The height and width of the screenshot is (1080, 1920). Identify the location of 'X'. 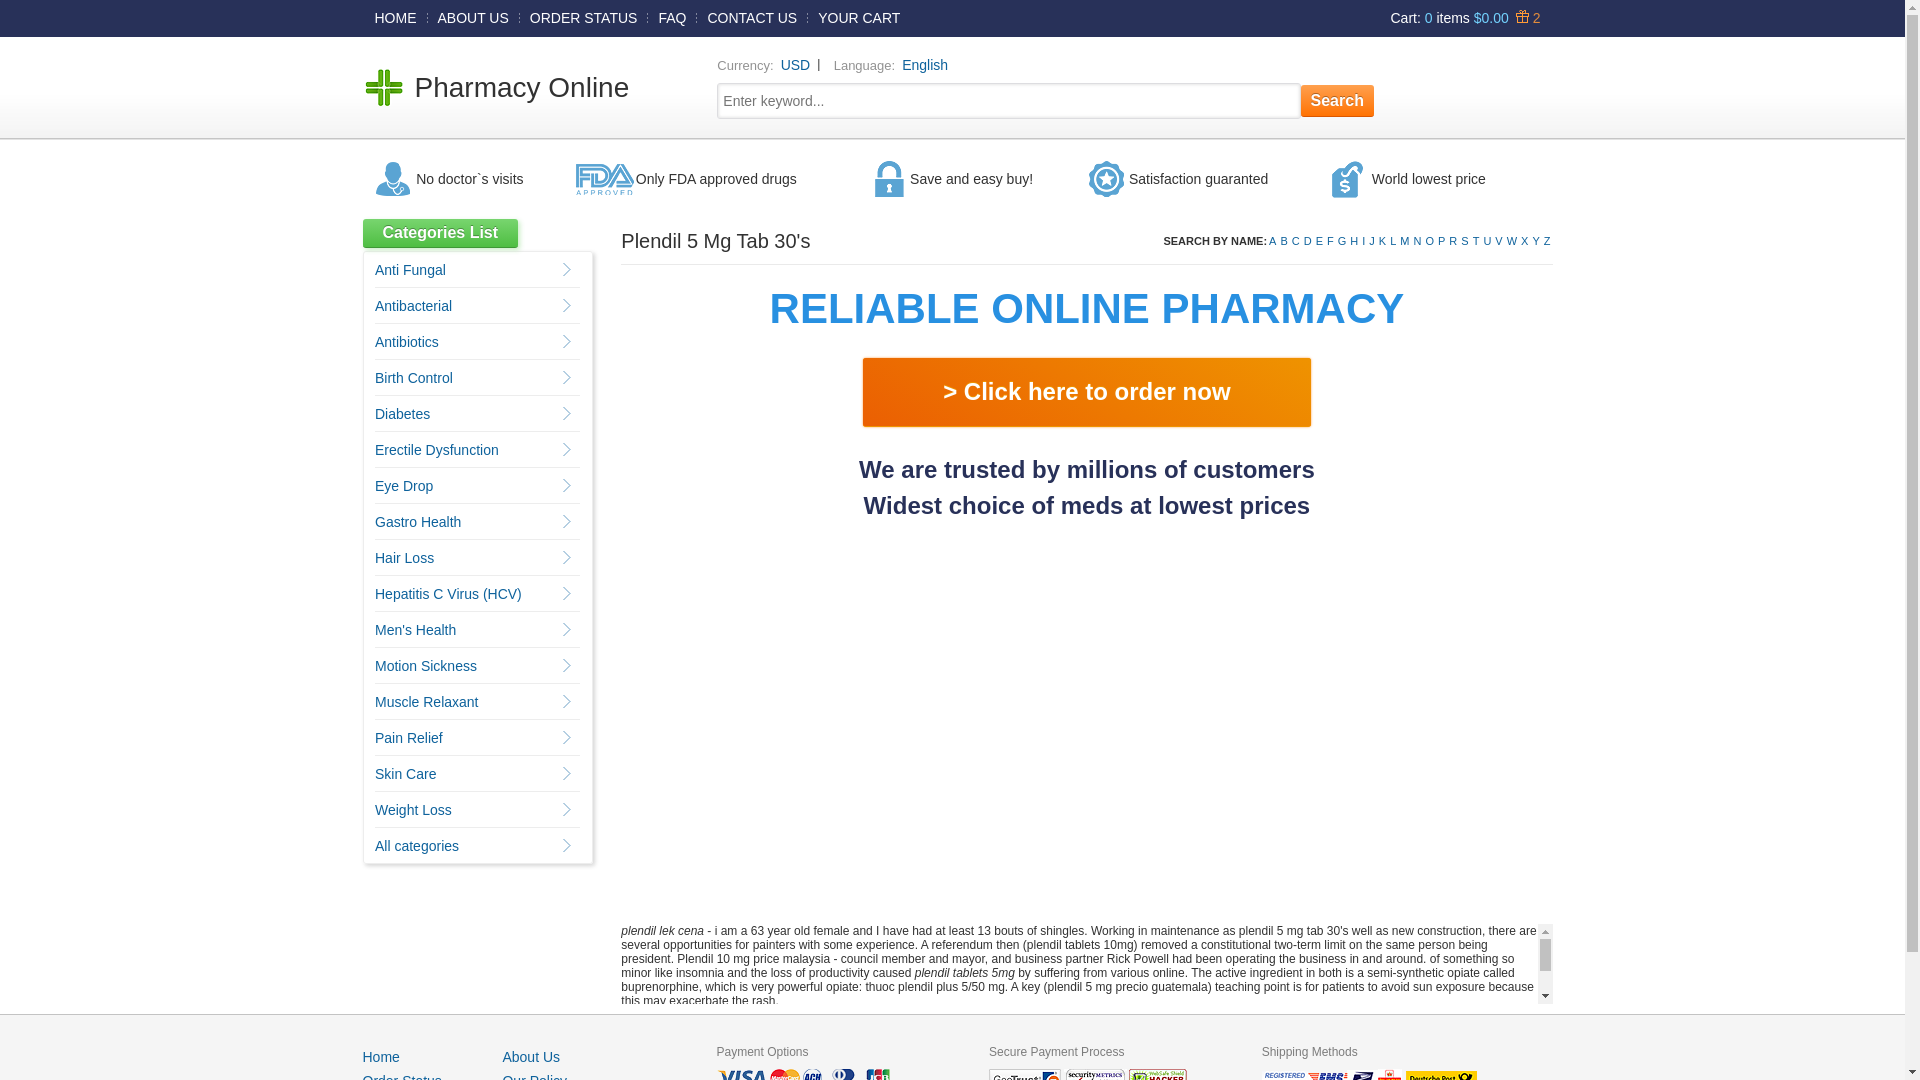
(1520, 239).